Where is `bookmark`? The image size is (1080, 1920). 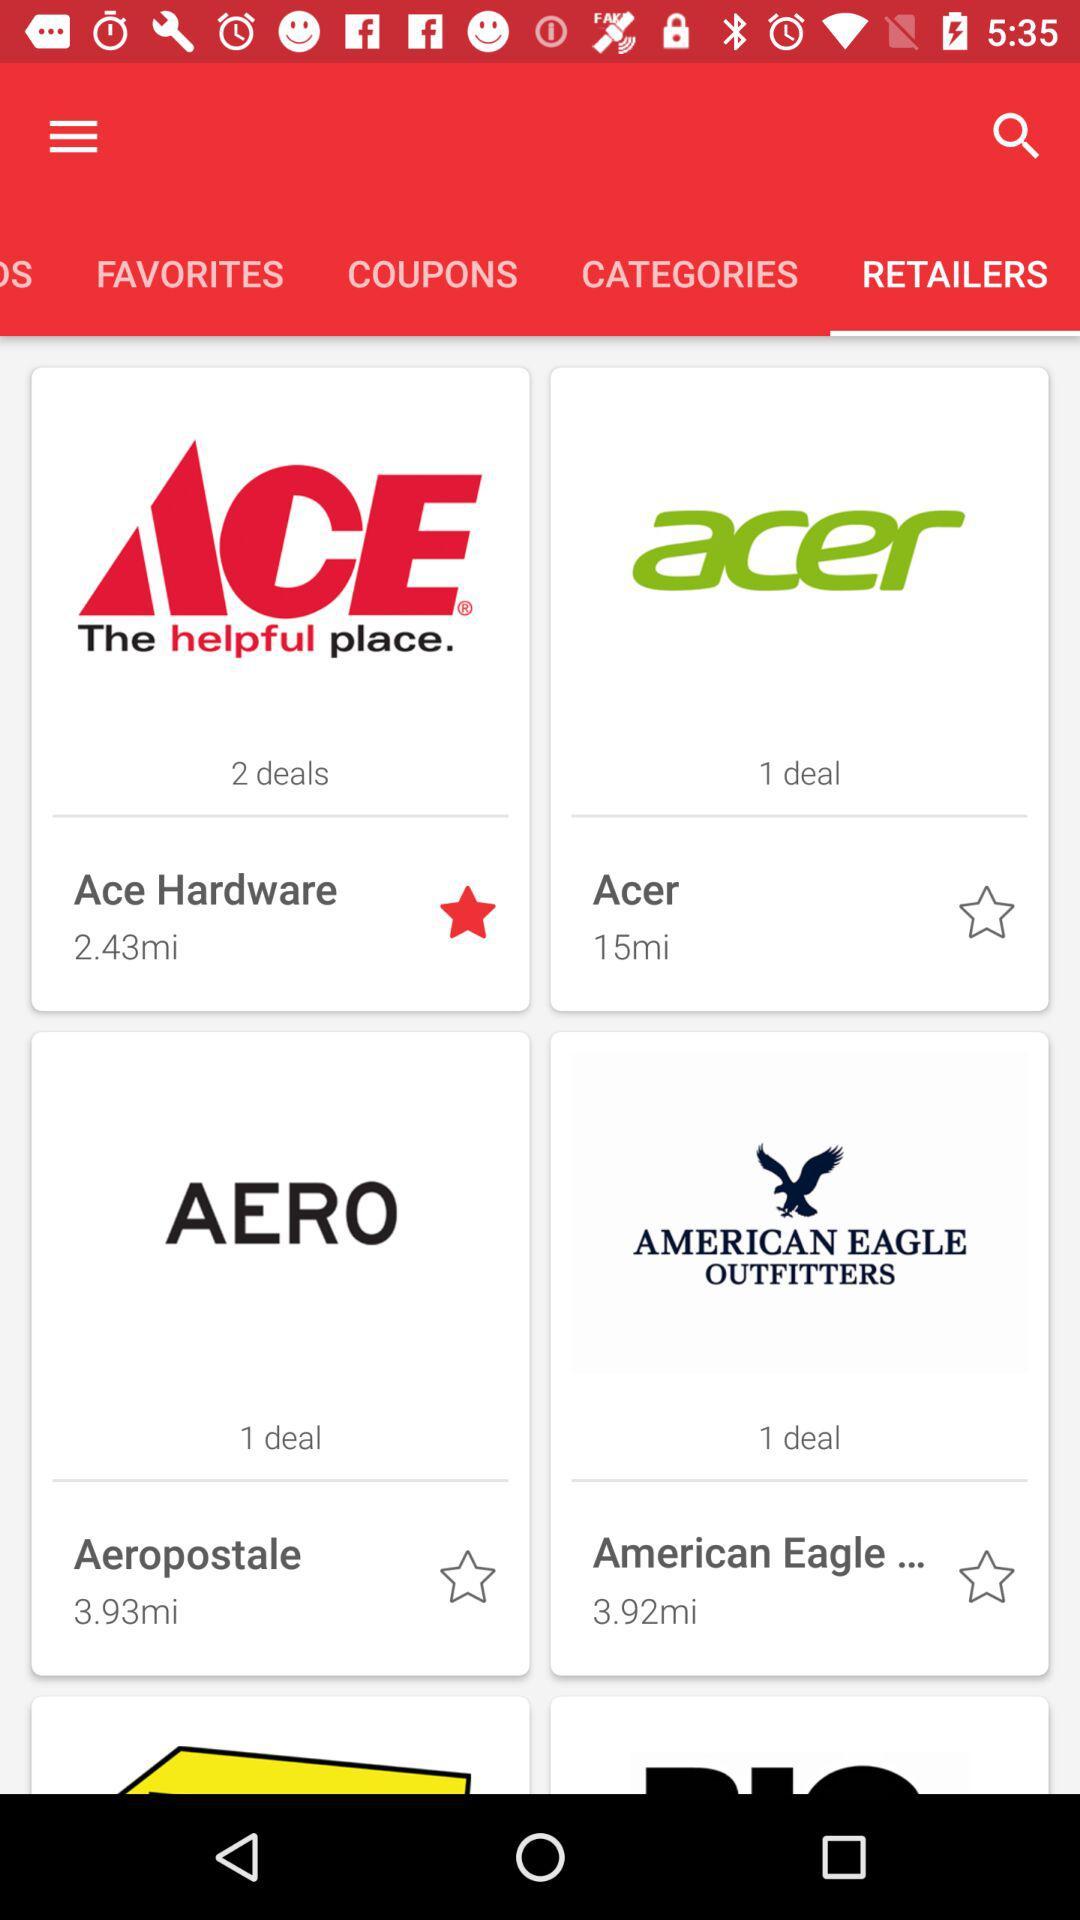 bookmark is located at coordinates (990, 1580).